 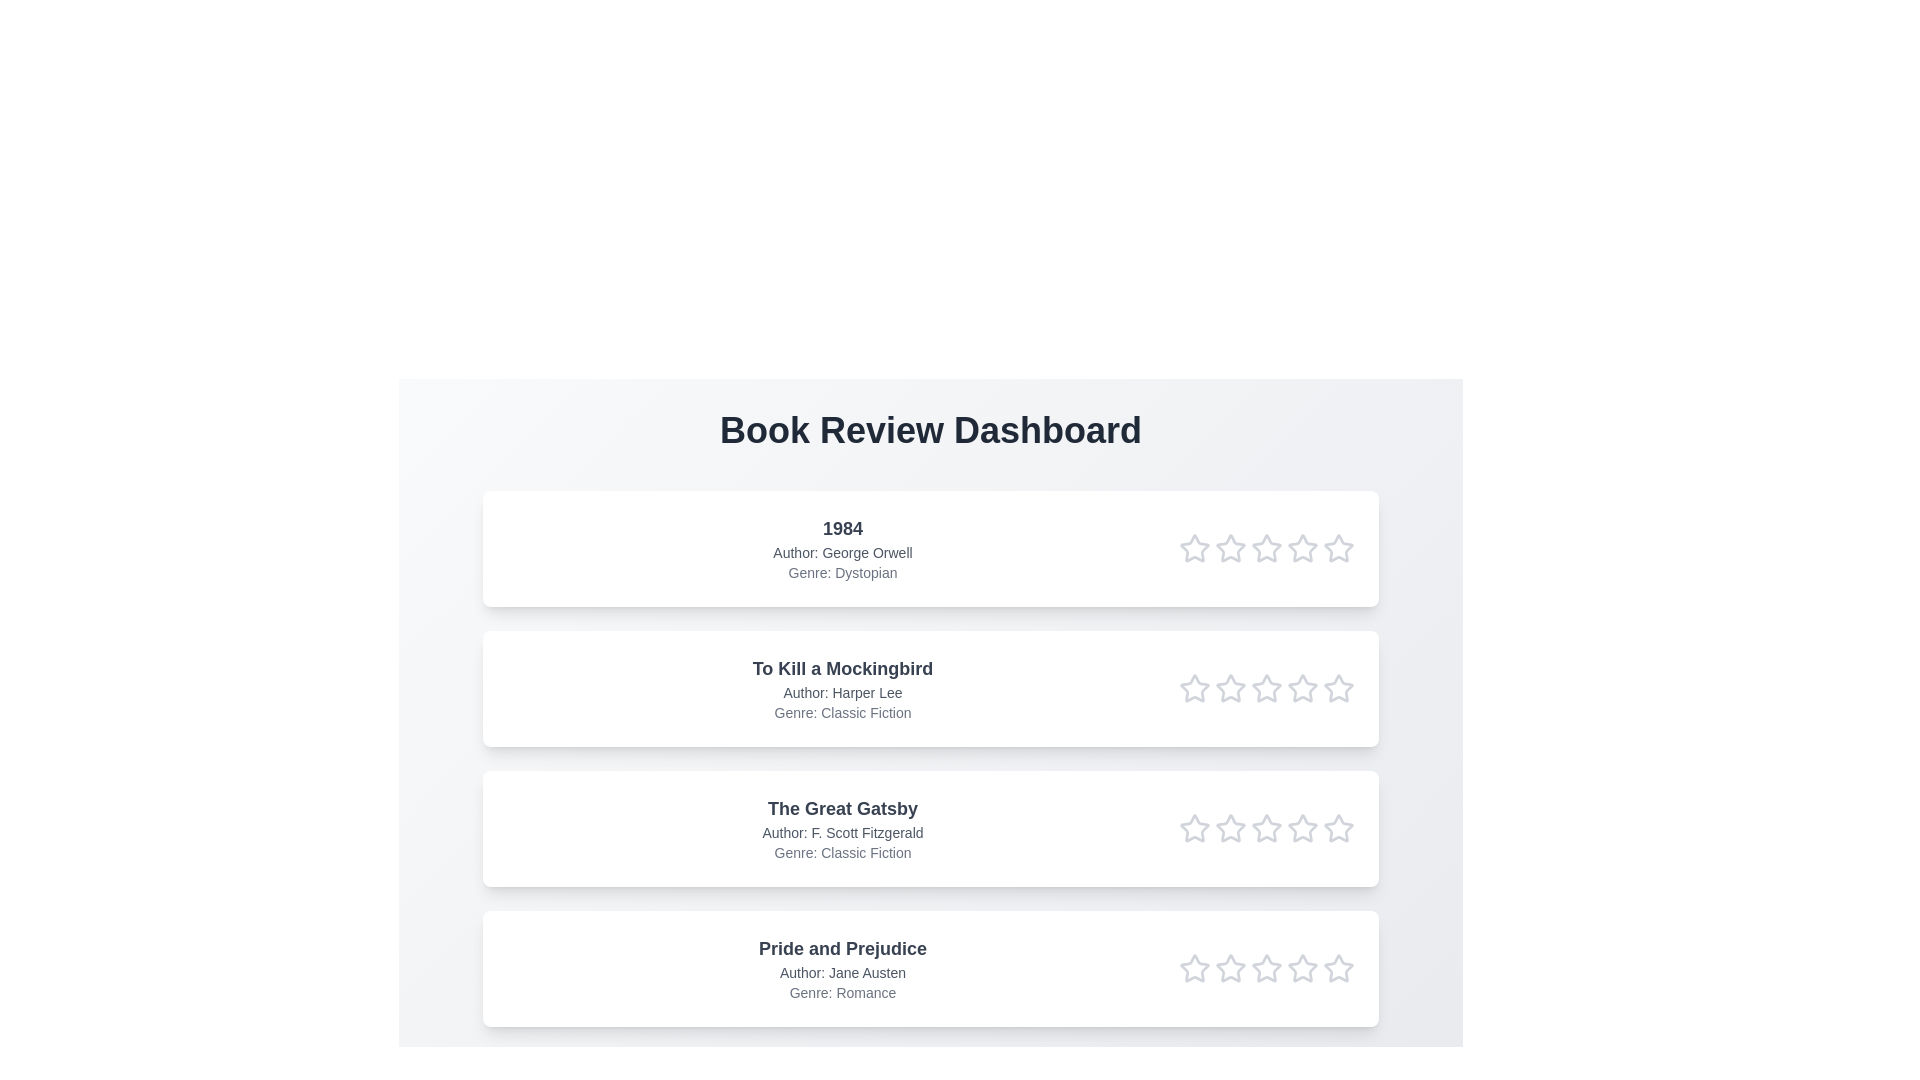 I want to click on the rating of the book 'The Great Gatsby' to 2 stars by clicking on the respective star, so click(x=1229, y=829).